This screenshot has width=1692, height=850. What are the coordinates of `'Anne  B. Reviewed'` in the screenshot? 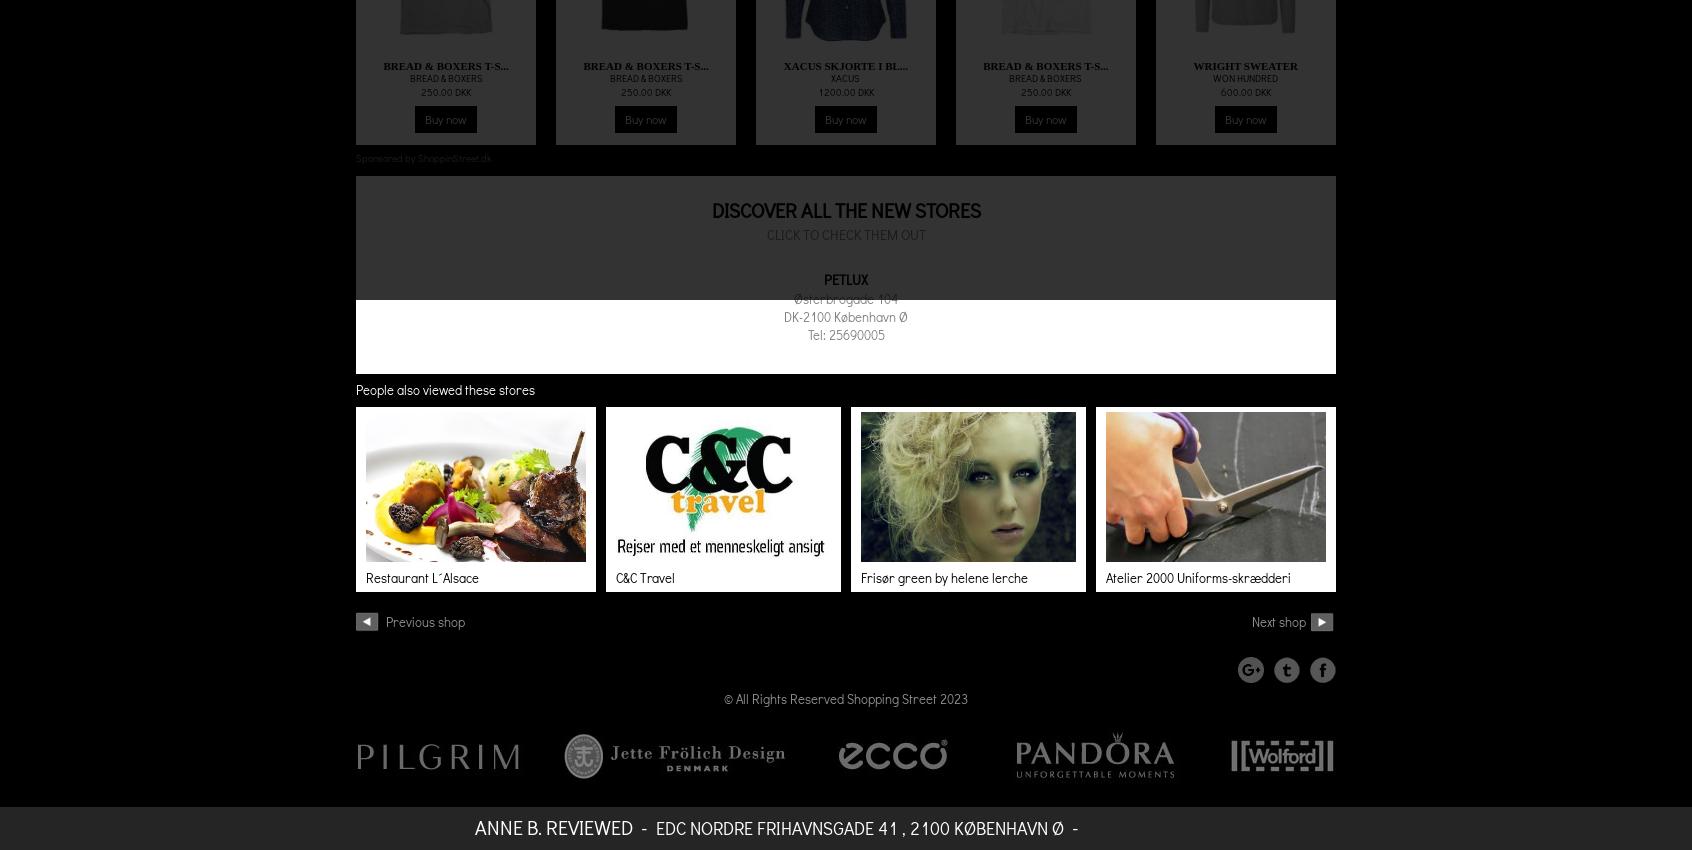 It's located at (473, 826).